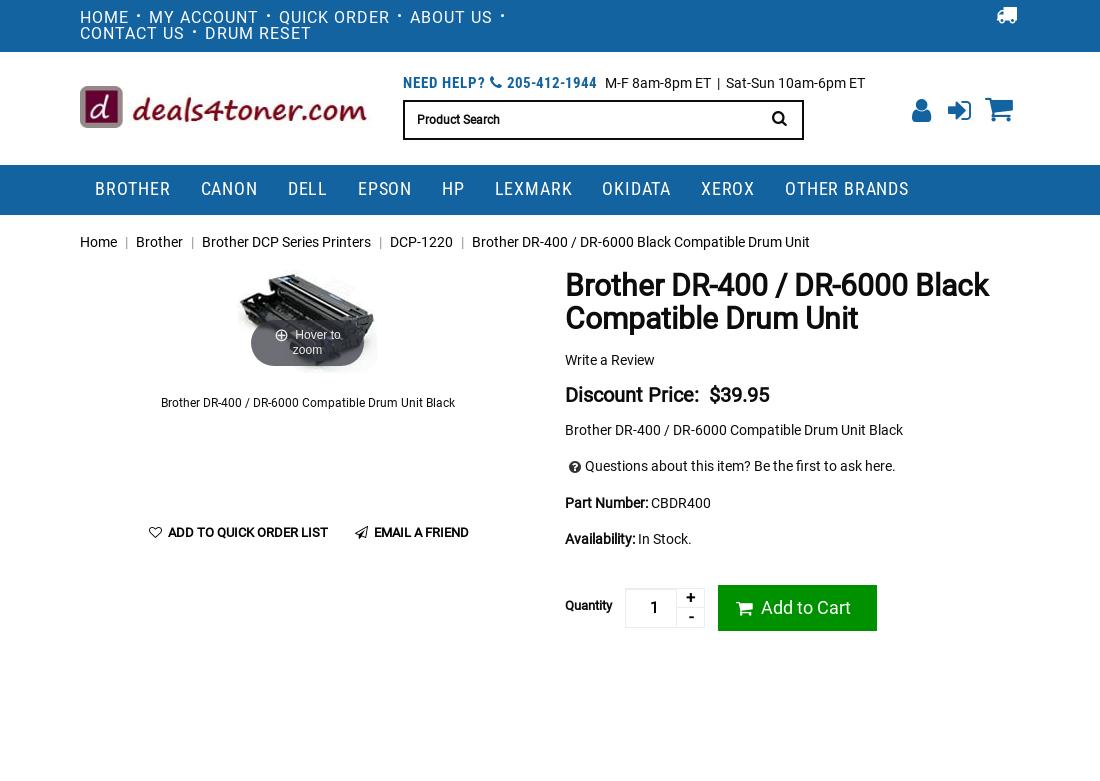  I want to click on 'Okidata', so click(601, 186).